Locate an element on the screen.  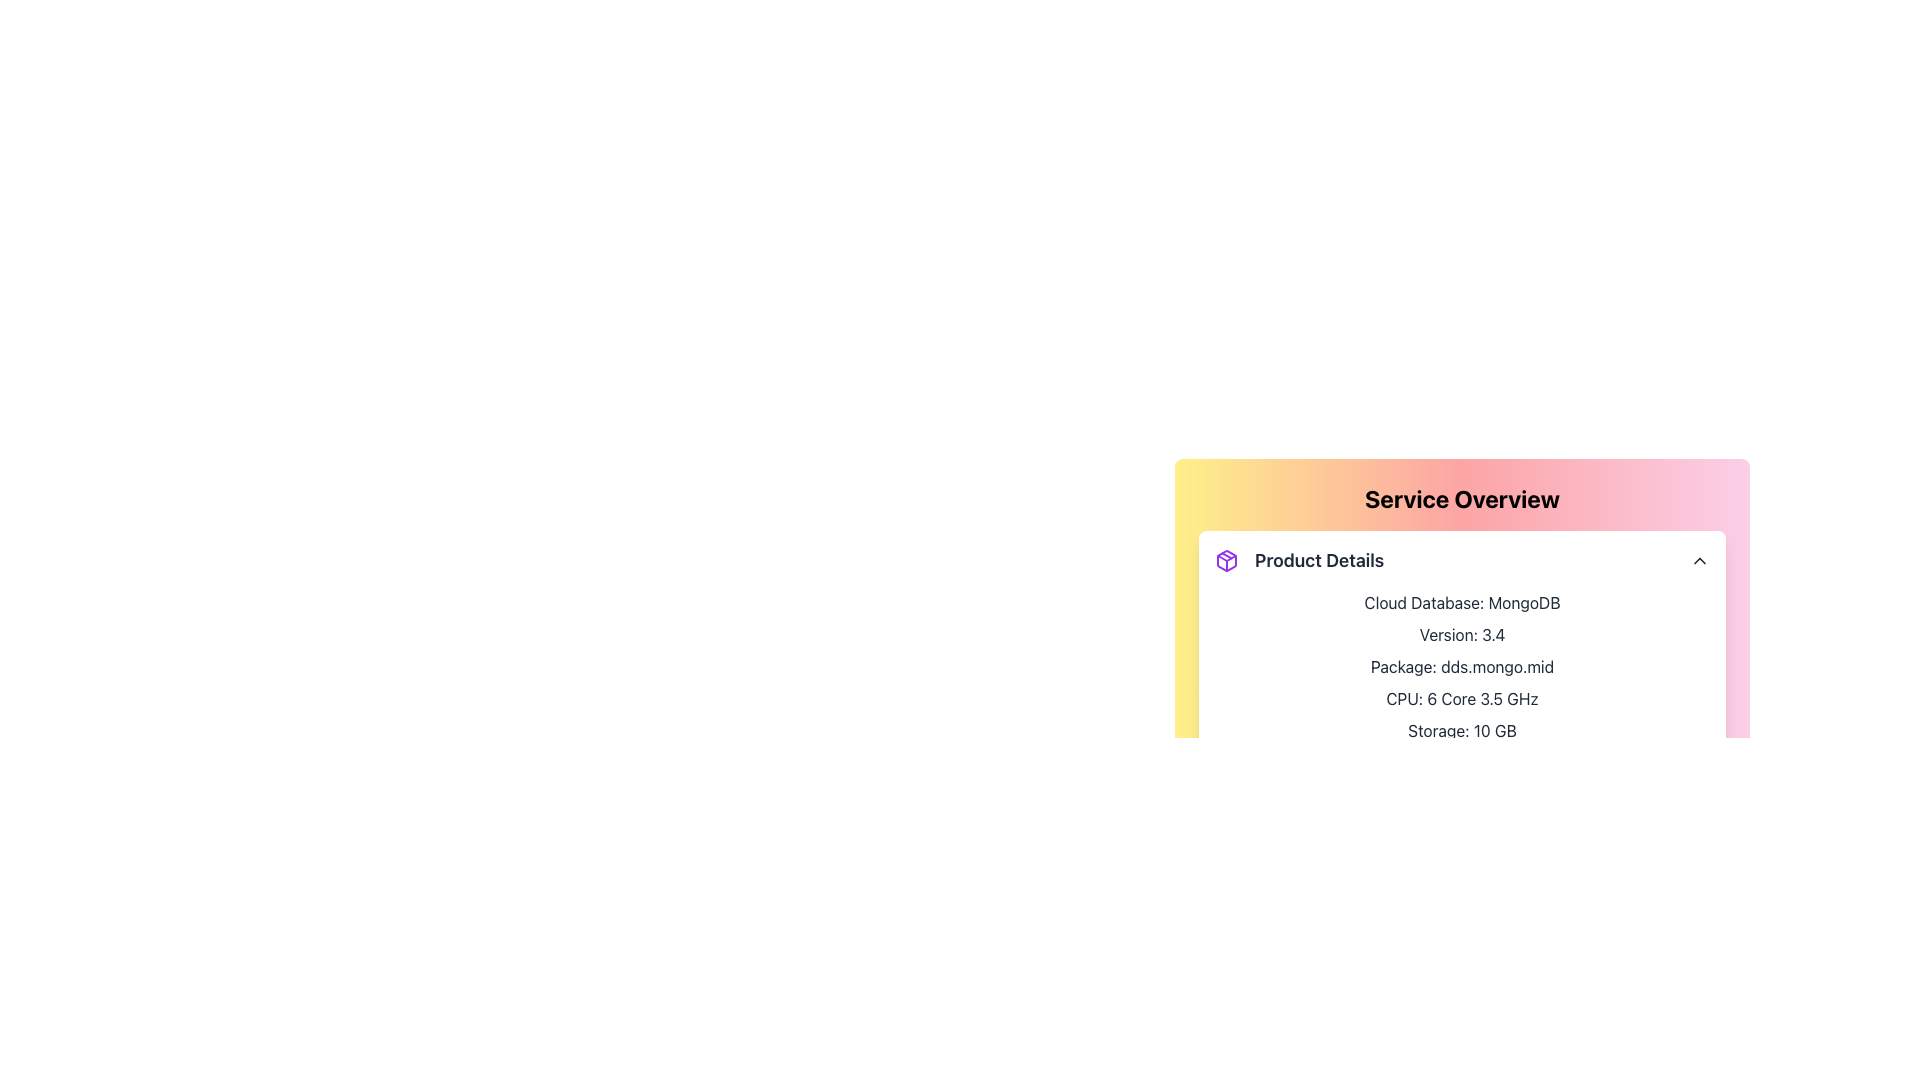
the ornamental graphical component integrated in the SVG located in the top-left corner of the 'Service Overview' card, near the 'Product Details' text is located at coordinates (1226, 558).